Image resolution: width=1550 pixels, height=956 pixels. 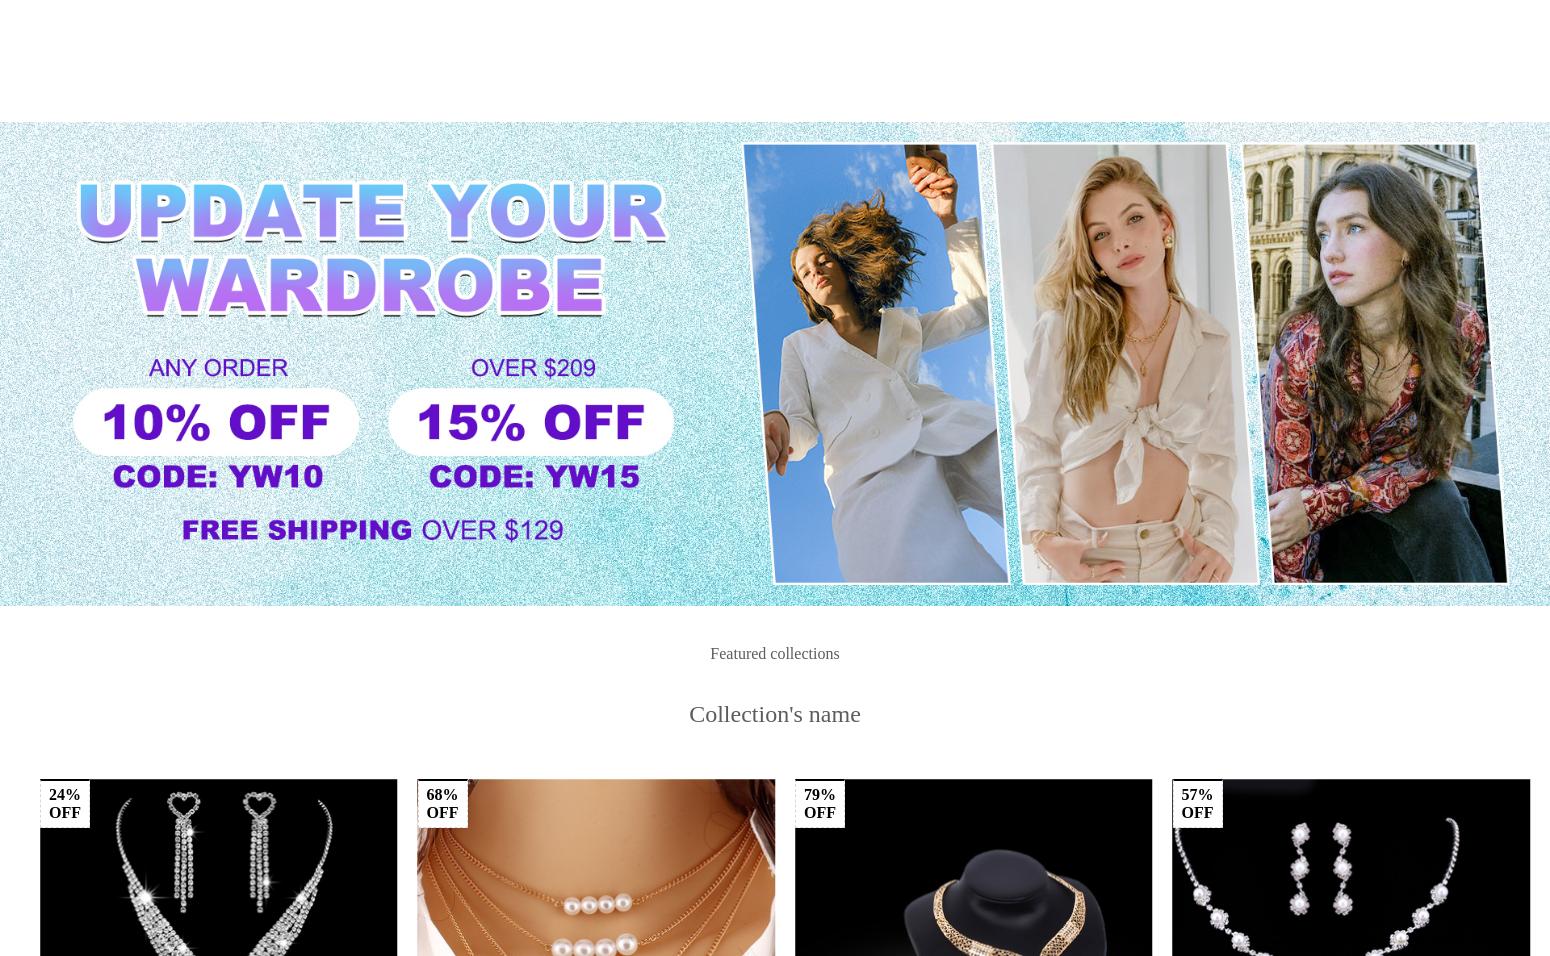 What do you see at coordinates (460, 777) in the screenshot?
I see `'USD $206.98'` at bounding box center [460, 777].